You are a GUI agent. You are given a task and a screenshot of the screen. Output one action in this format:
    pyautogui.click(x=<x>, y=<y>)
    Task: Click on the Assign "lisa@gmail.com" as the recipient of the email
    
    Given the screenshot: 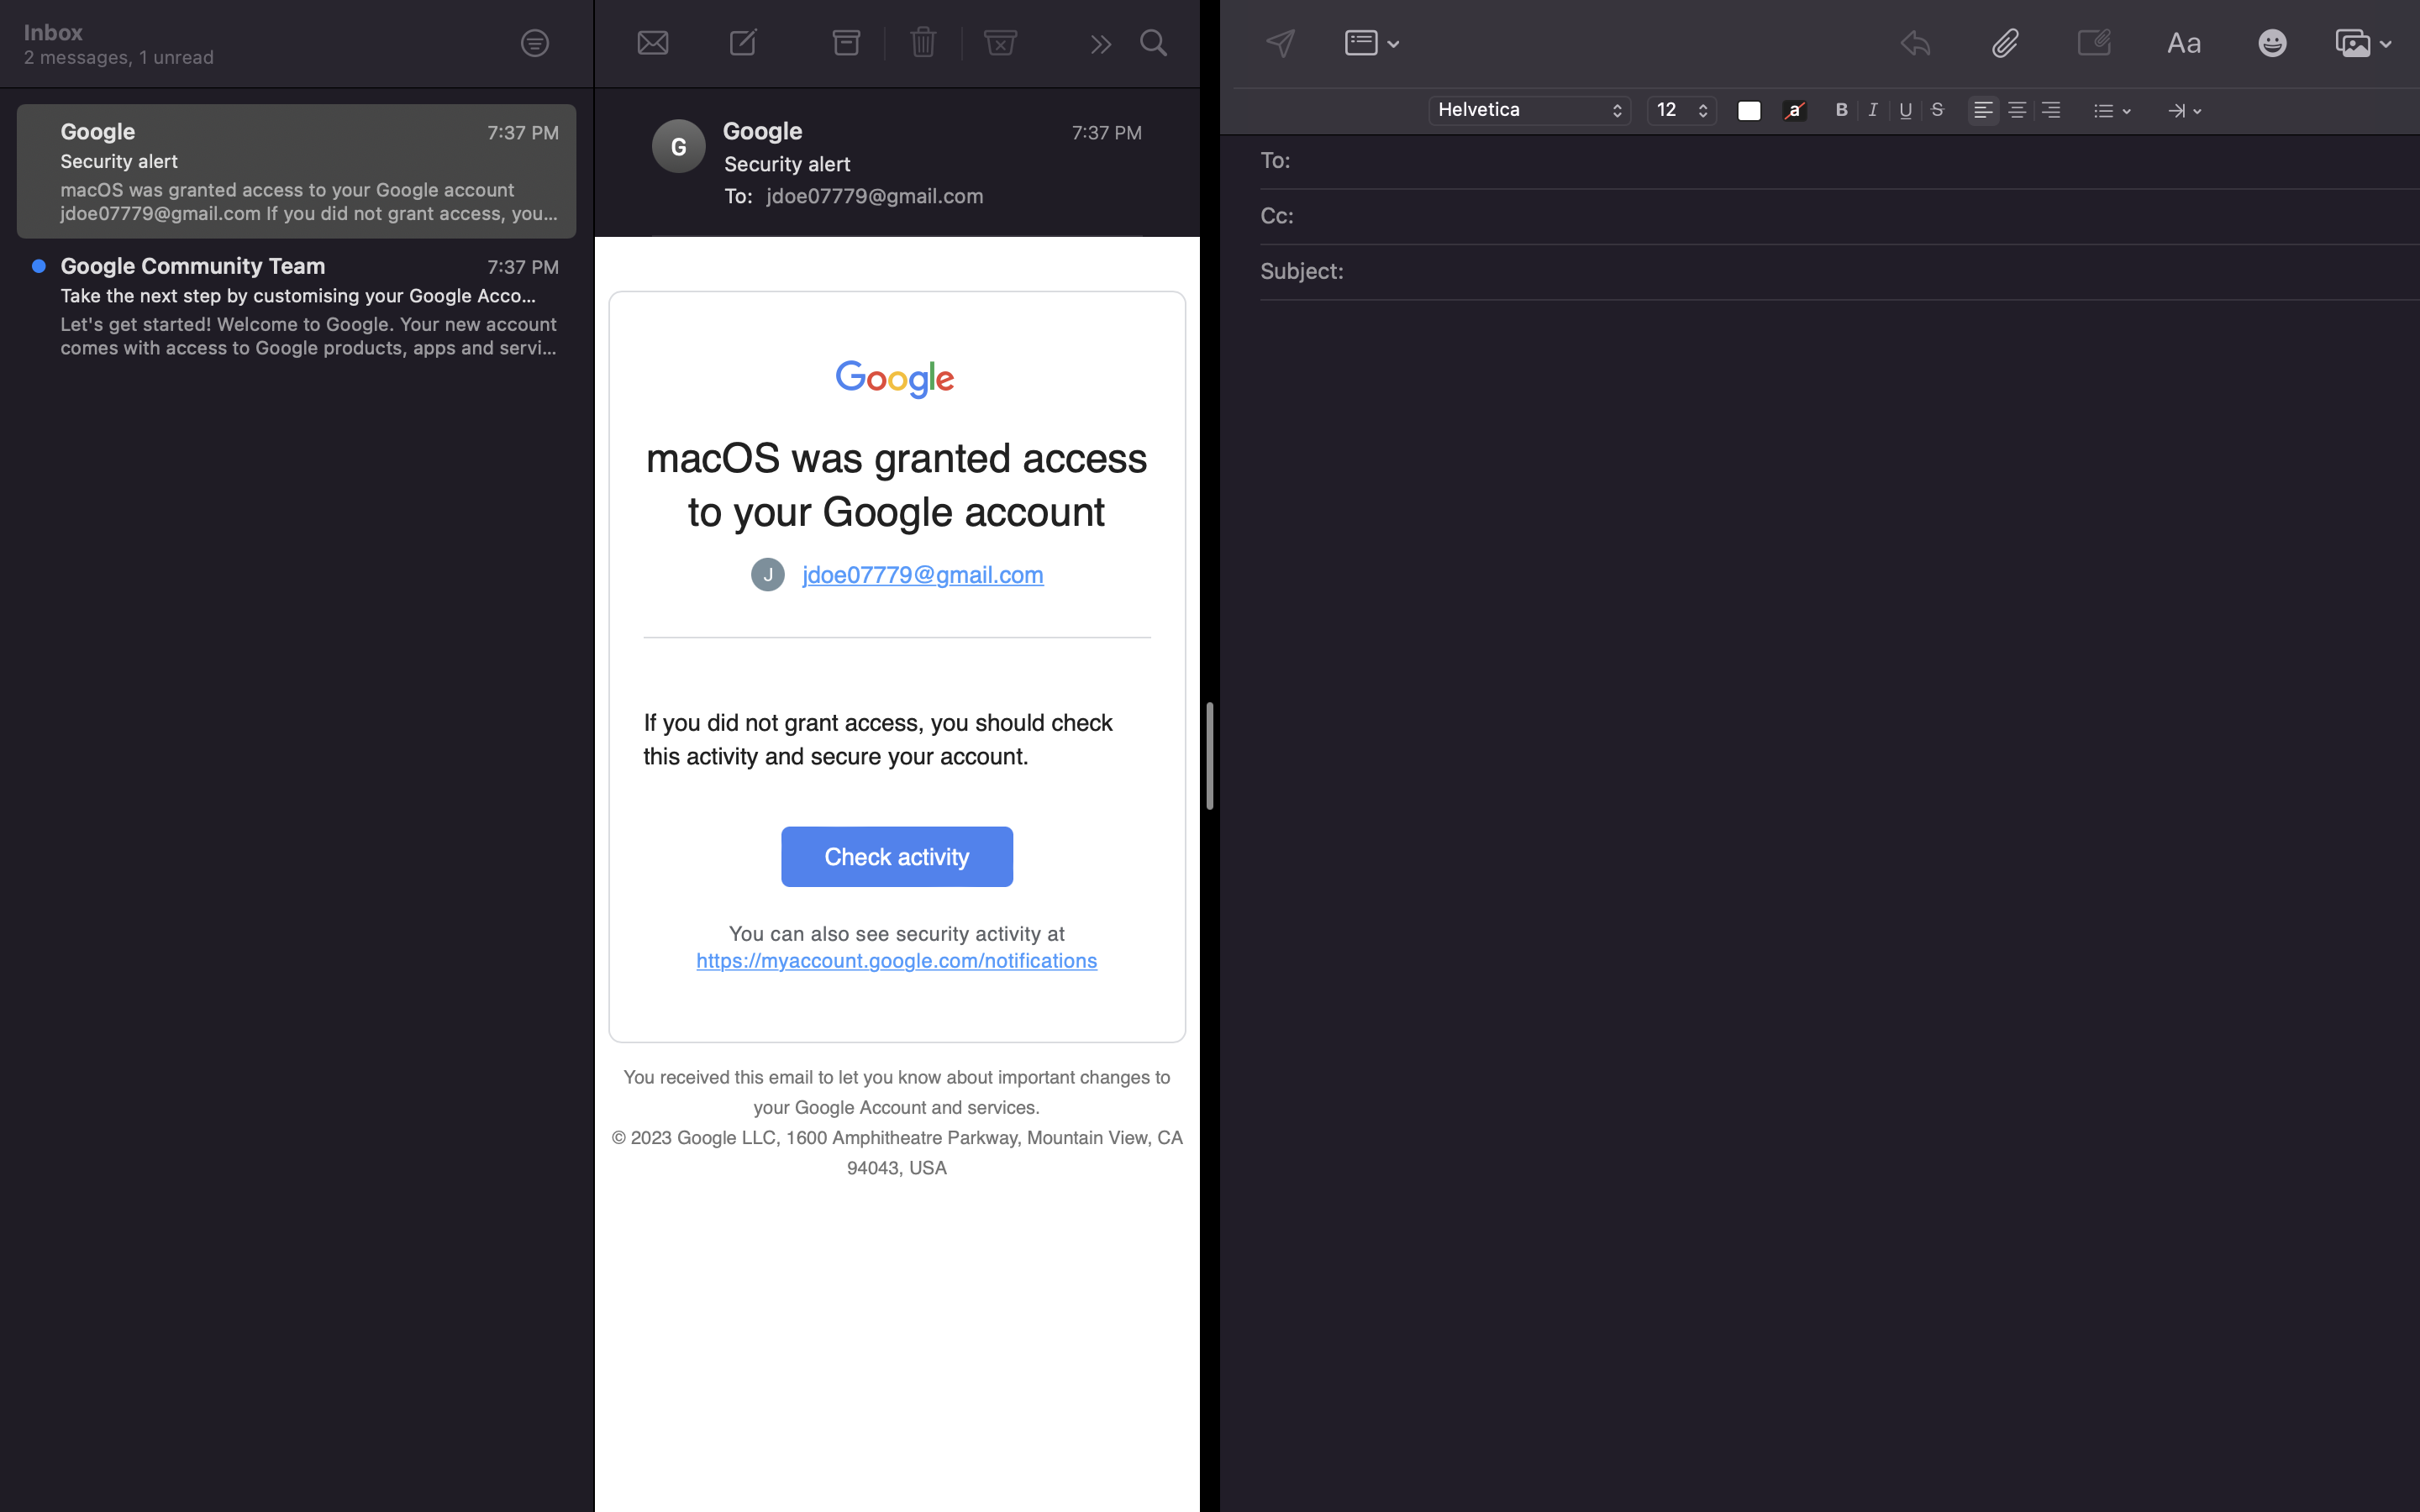 What is the action you would take?
    pyautogui.click(x=1854, y=162)
    